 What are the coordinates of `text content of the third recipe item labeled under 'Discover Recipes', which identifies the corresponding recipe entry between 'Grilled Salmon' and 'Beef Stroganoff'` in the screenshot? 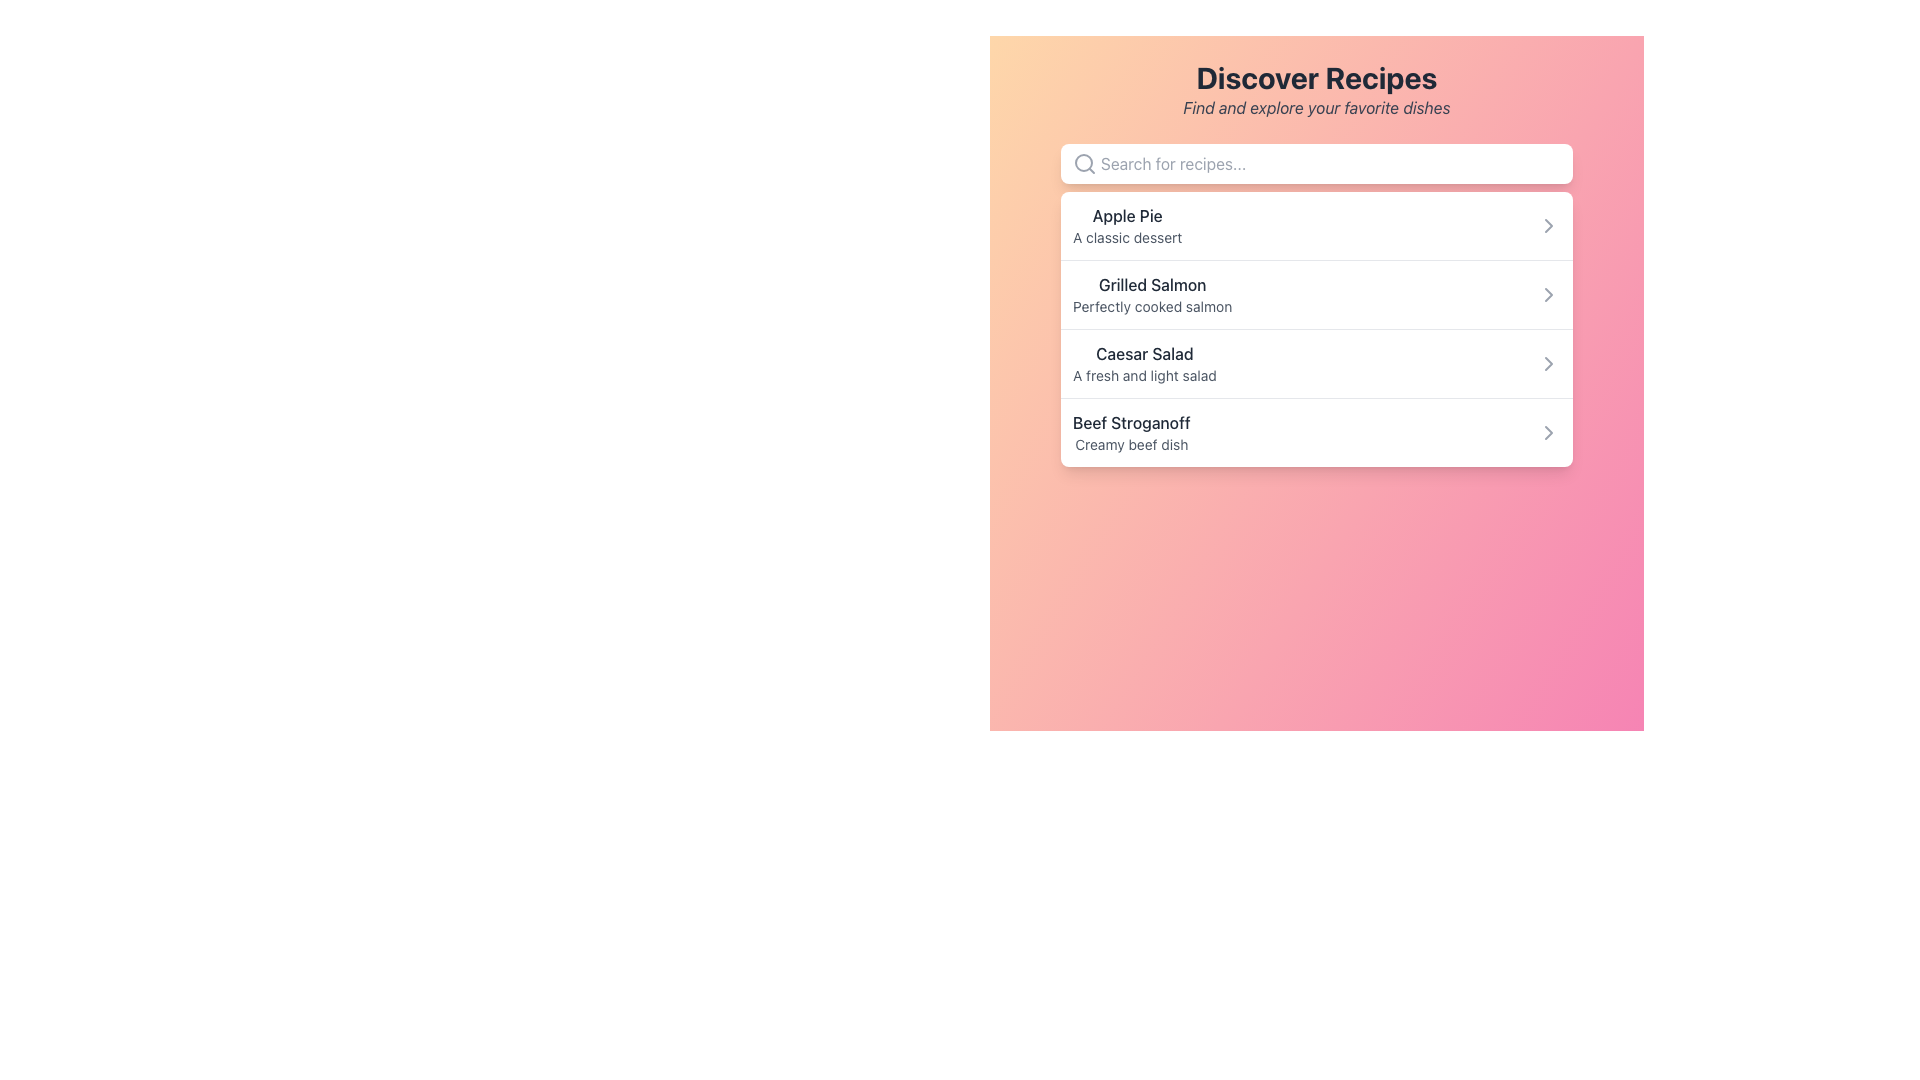 It's located at (1144, 353).